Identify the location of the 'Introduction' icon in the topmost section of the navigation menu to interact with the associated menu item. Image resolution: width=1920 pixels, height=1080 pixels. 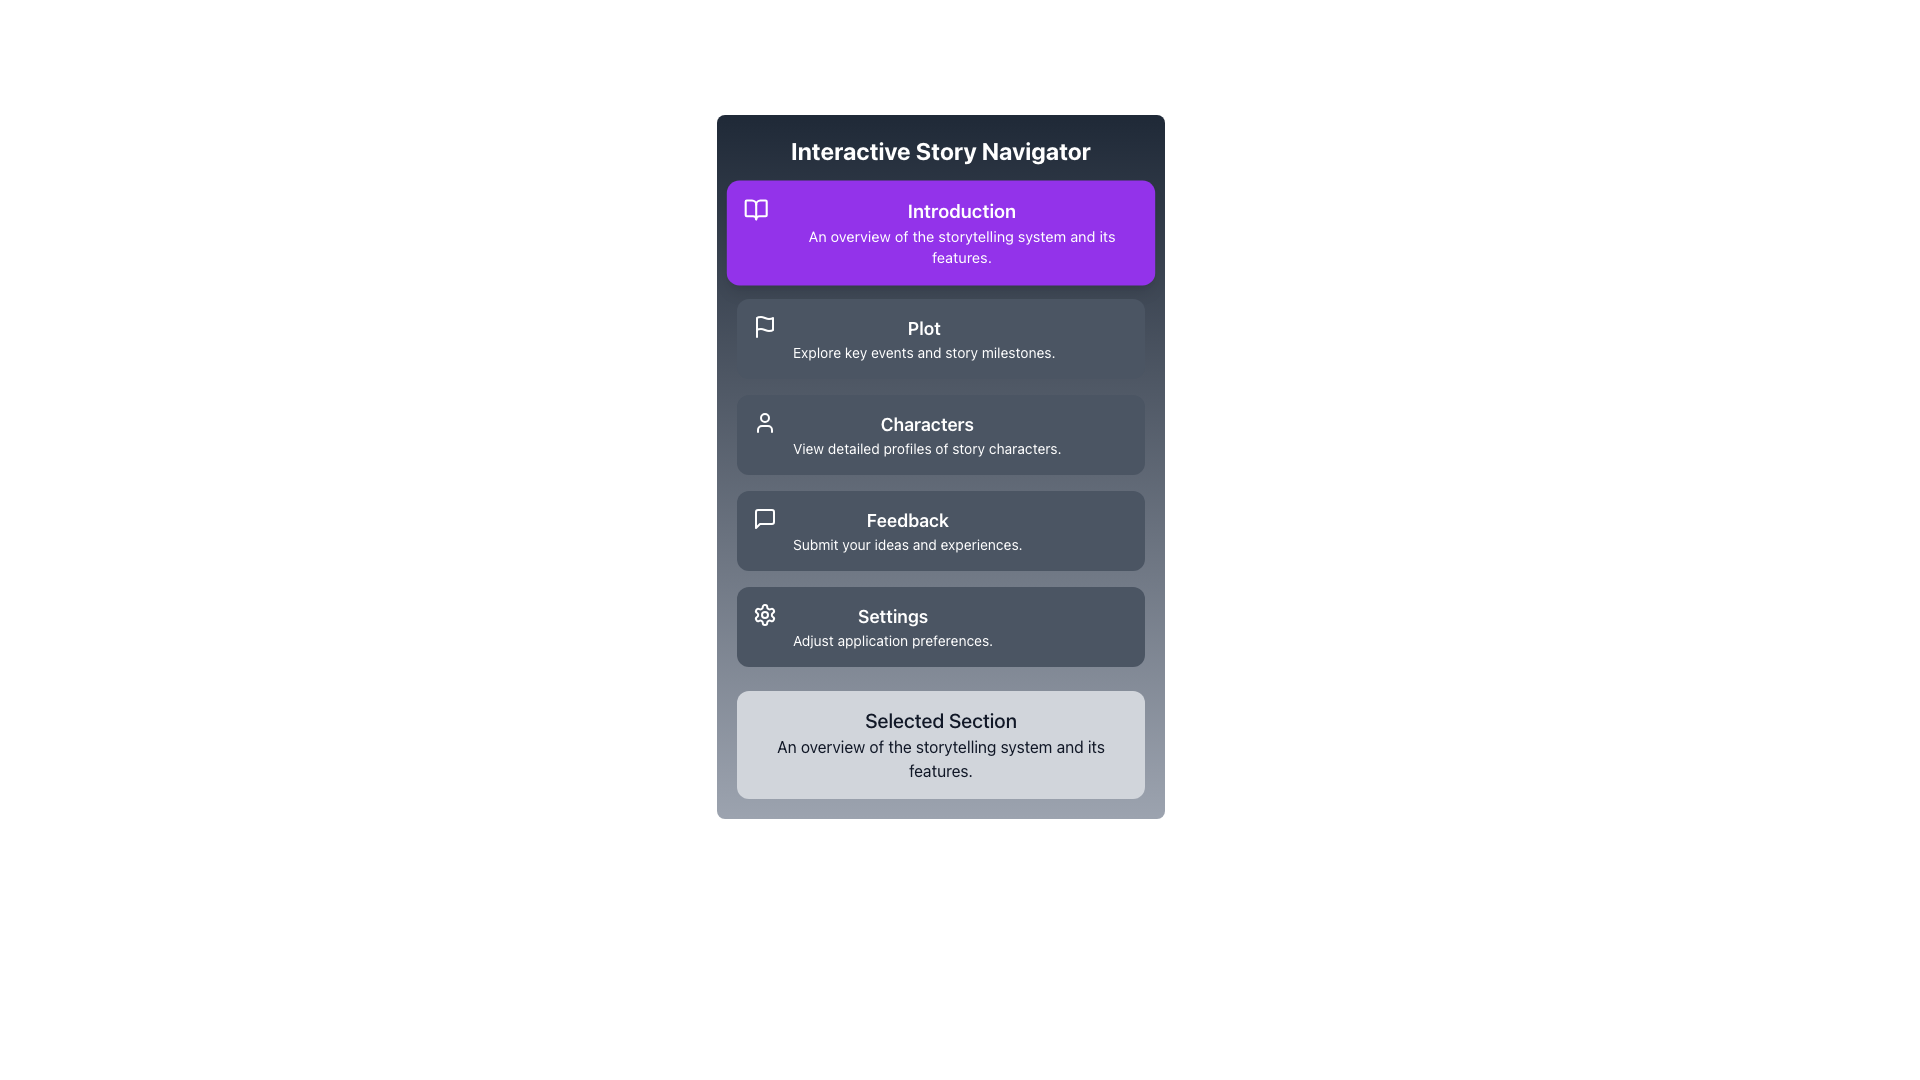
(754, 208).